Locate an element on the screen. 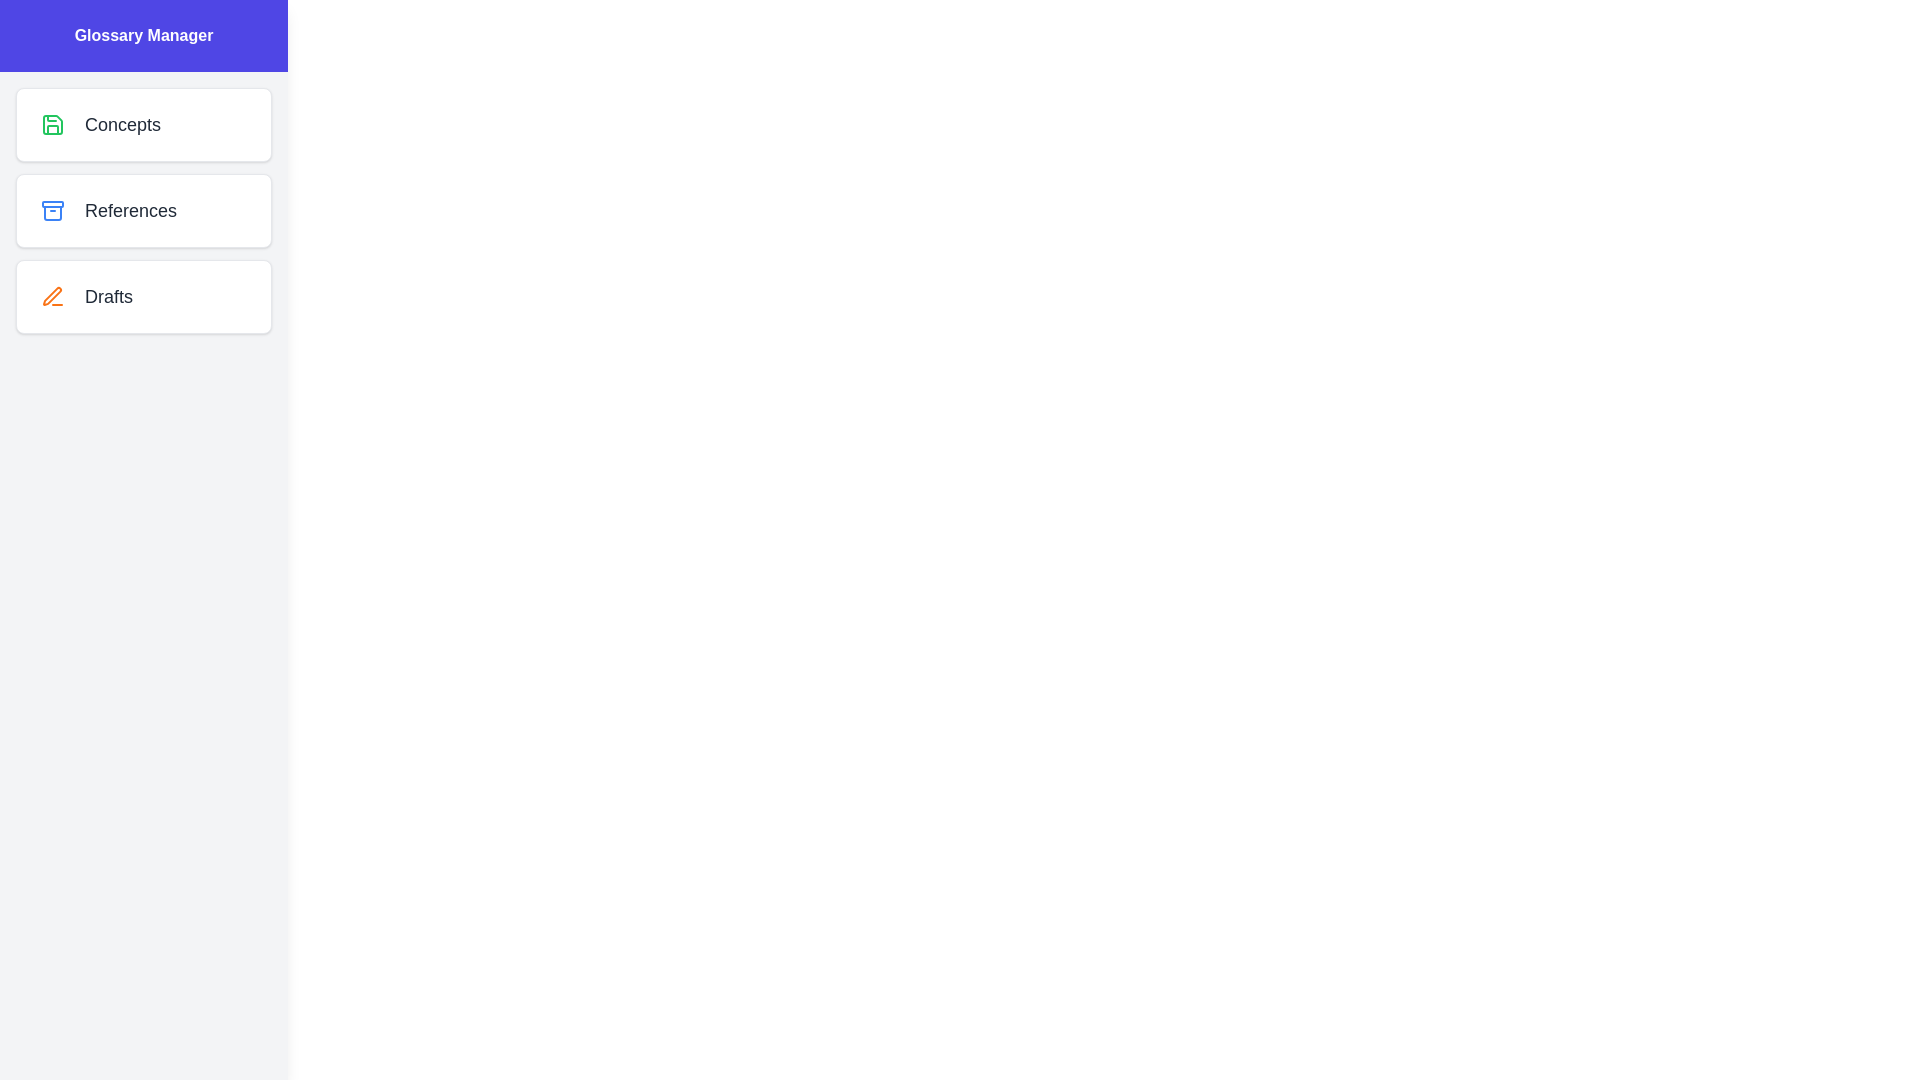 The image size is (1920, 1080). the icon next to the Concepts category is located at coordinates (52, 124).